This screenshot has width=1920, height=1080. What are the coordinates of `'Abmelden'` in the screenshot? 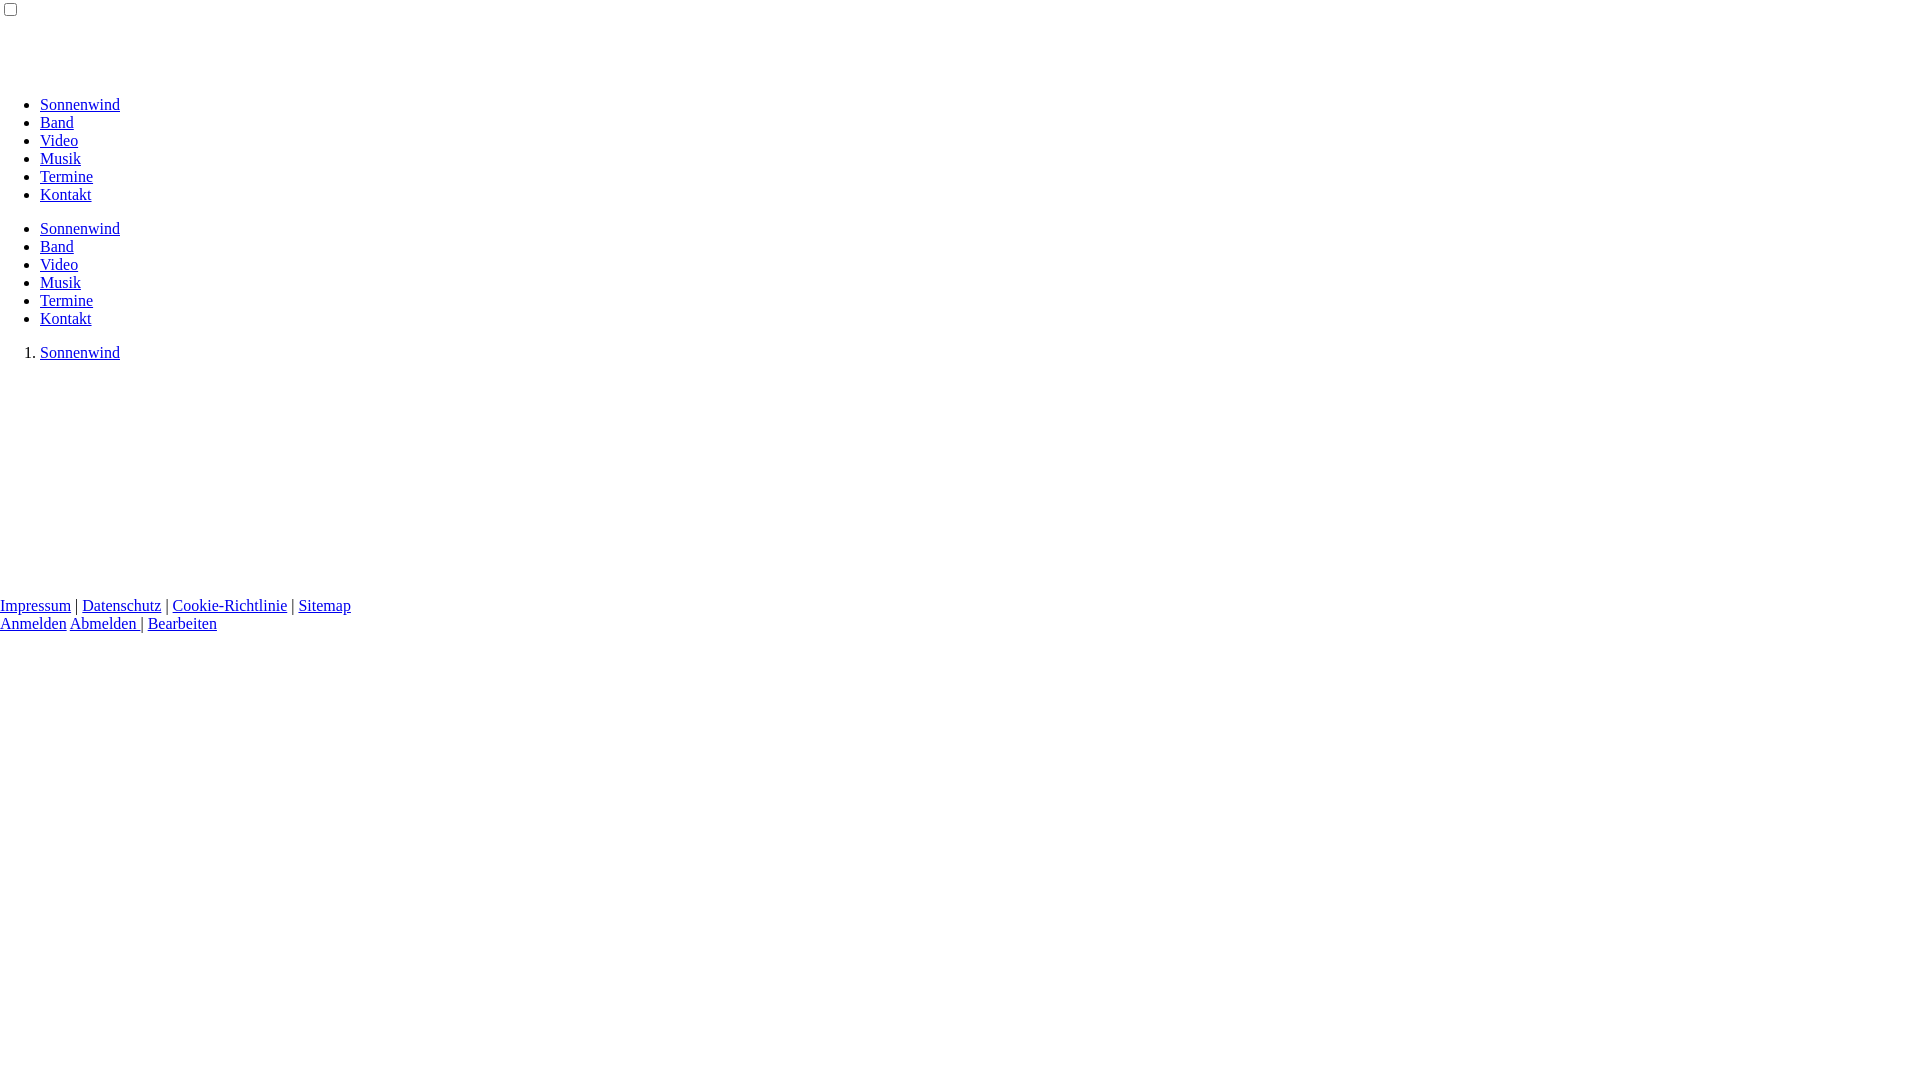 It's located at (104, 622).